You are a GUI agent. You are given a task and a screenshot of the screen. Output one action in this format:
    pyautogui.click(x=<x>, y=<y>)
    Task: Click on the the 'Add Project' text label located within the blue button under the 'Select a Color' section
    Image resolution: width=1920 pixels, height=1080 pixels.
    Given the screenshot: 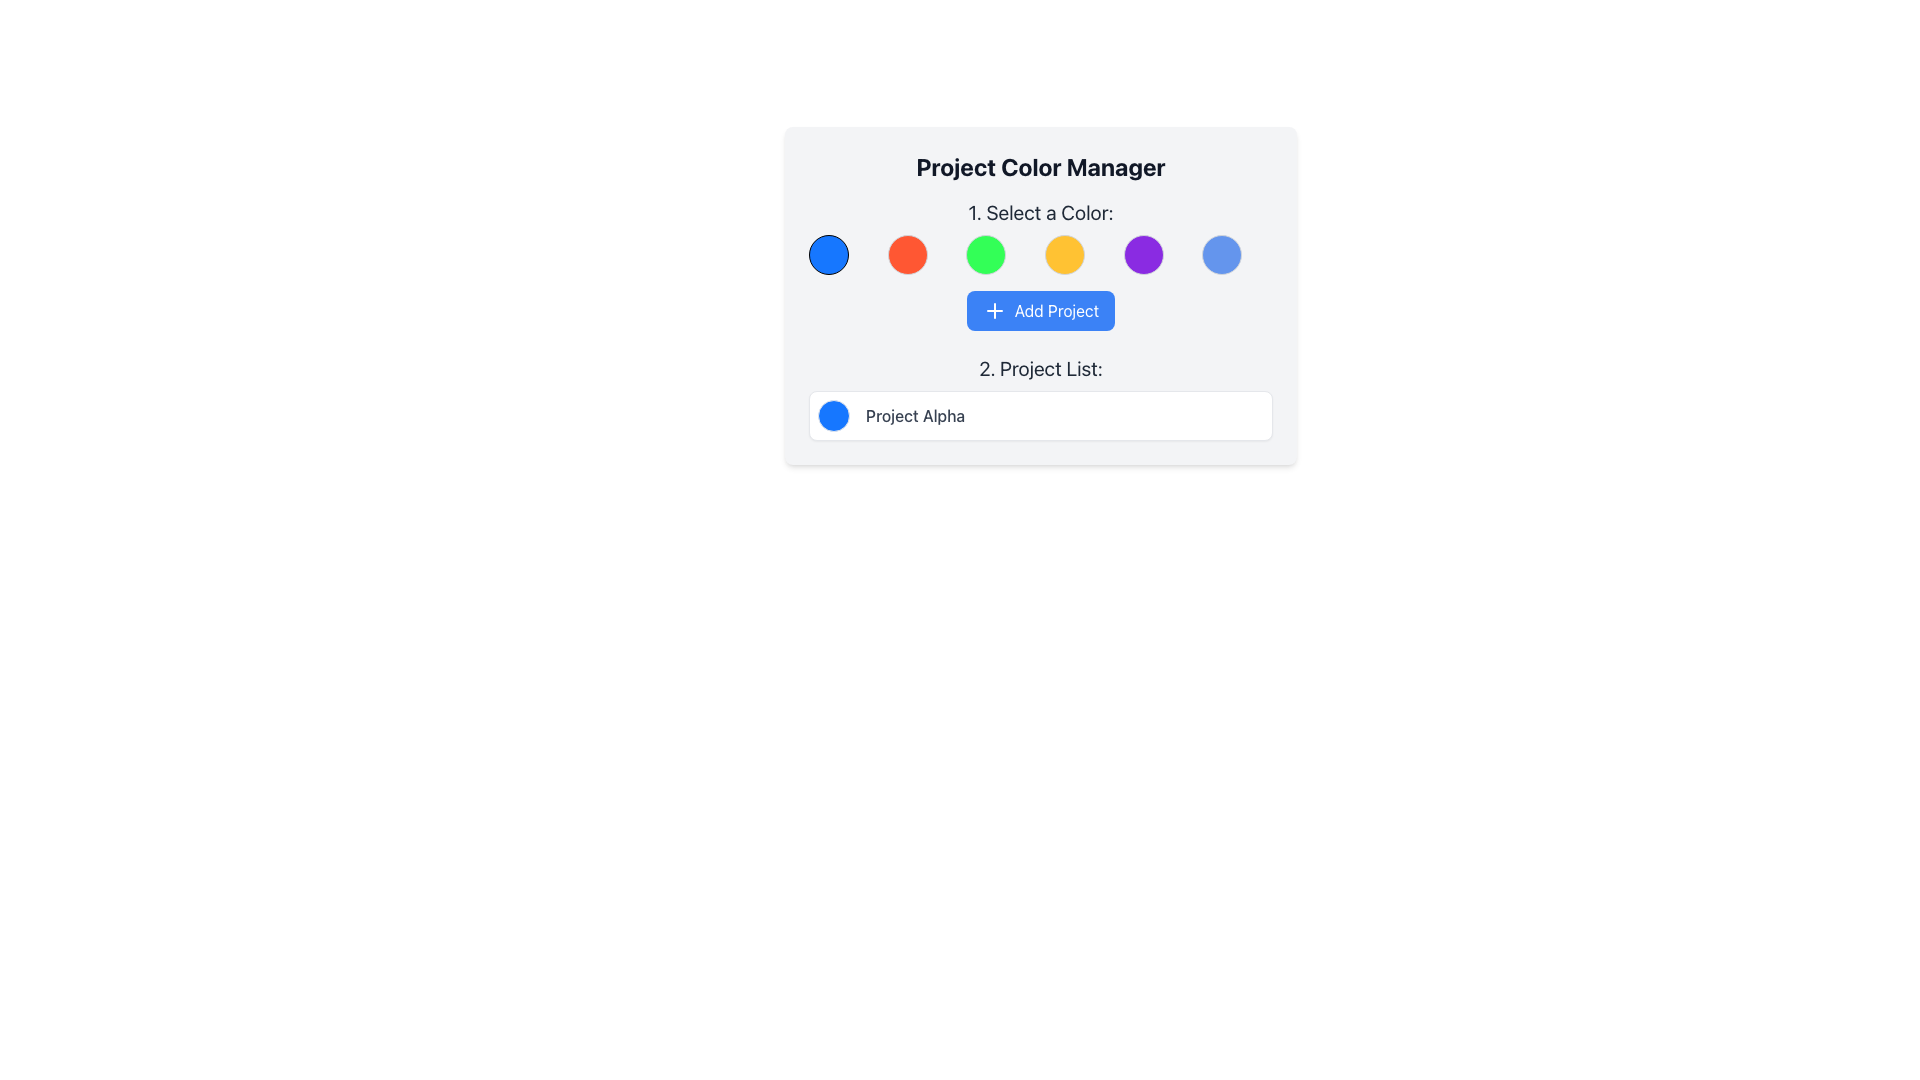 What is the action you would take?
    pyautogui.click(x=1055, y=311)
    